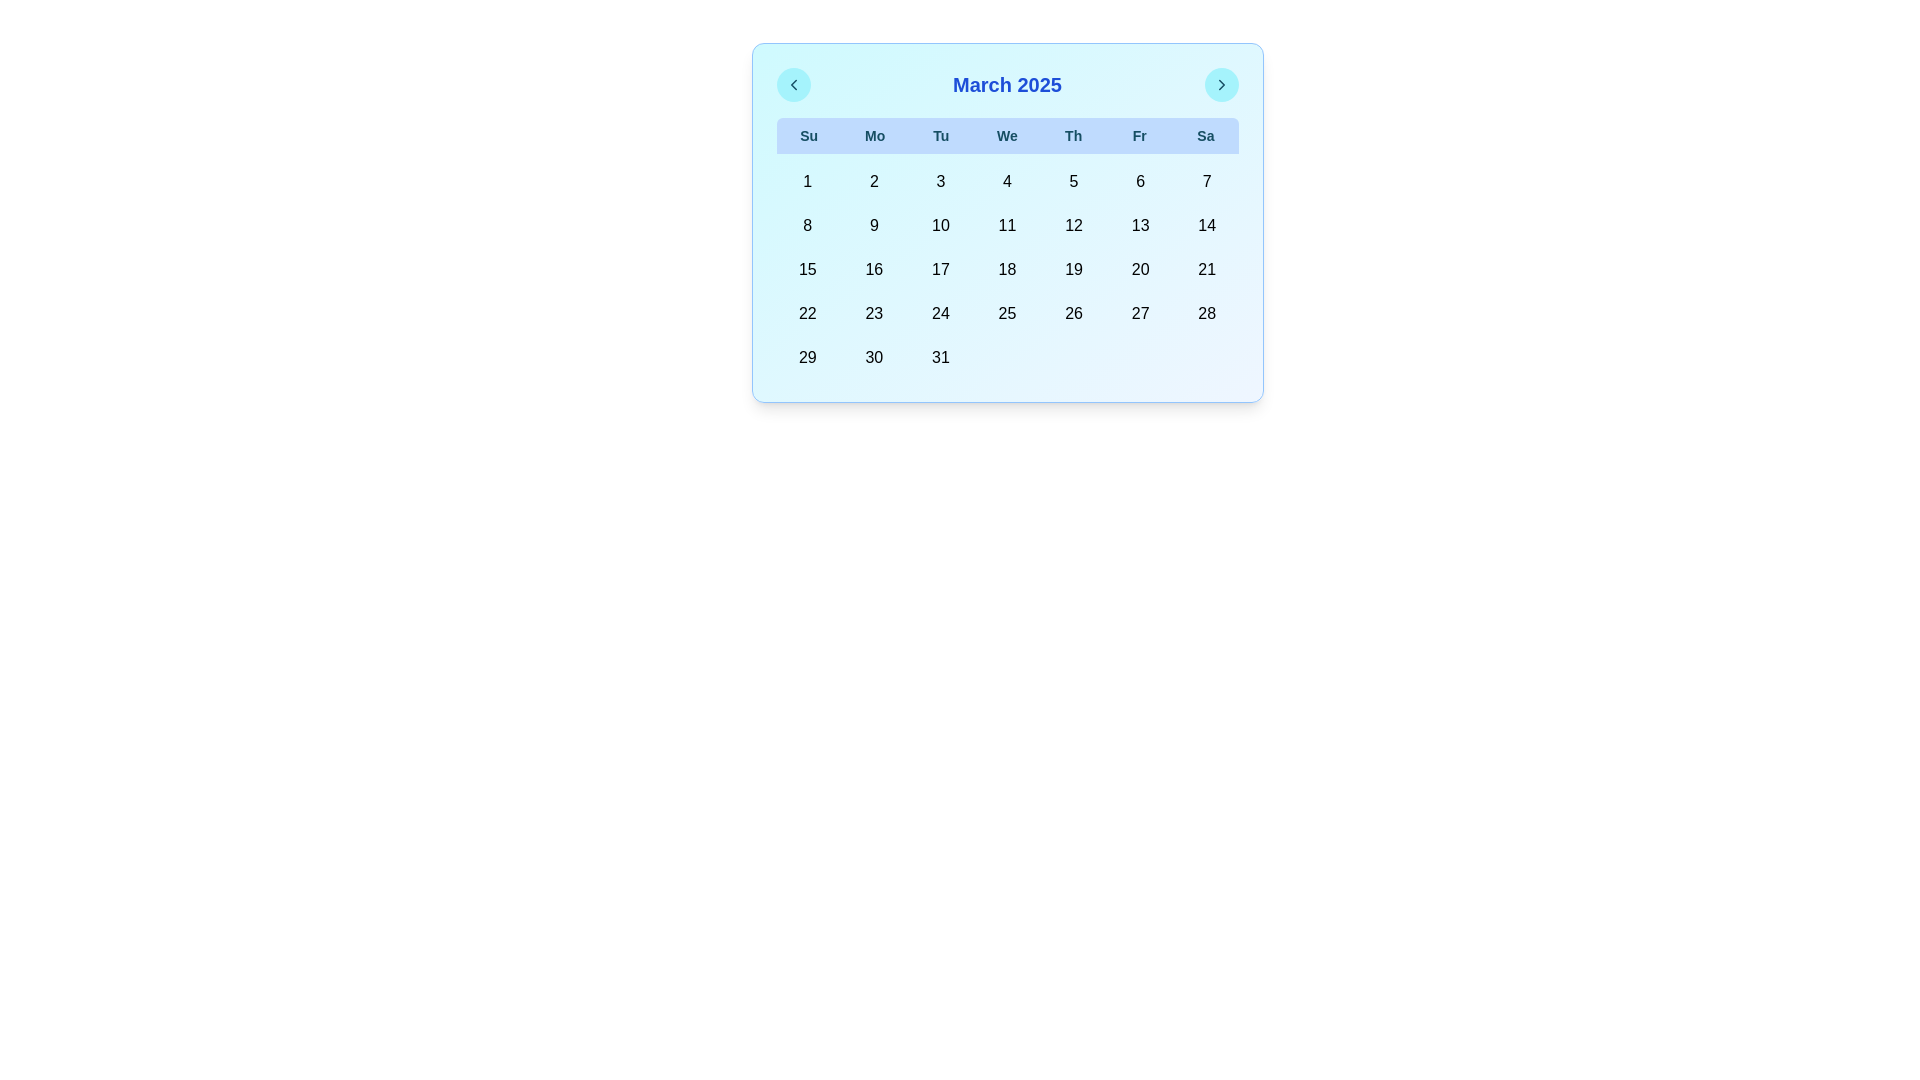 The height and width of the screenshot is (1080, 1920). Describe the element at coordinates (1007, 313) in the screenshot. I see `the selectable date box representing the date '25' in the calendar interface` at that location.